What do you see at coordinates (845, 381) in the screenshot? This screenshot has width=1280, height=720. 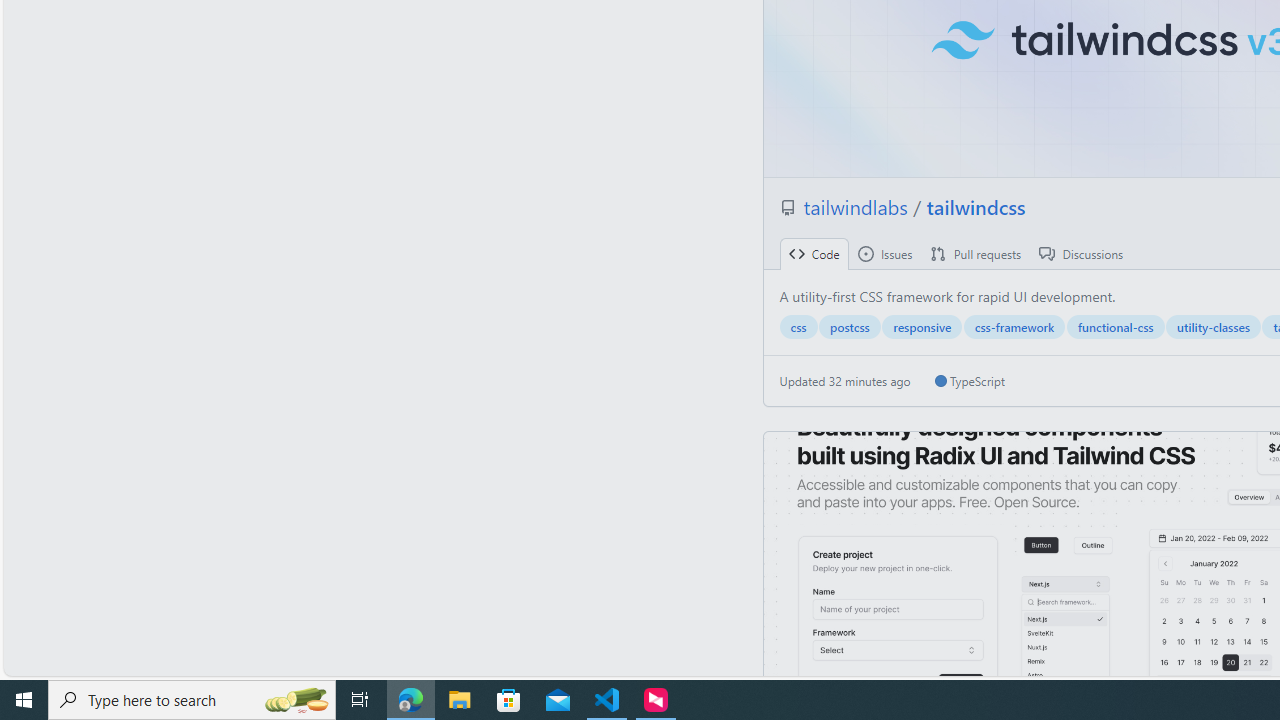 I see `'Updated 32 minutes ago'` at bounding box center [845, 381].